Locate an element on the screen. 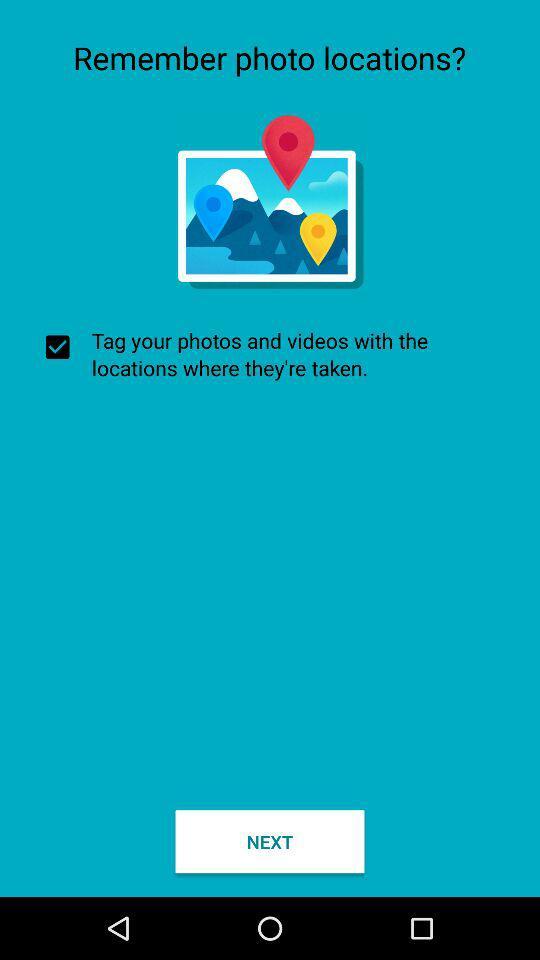 Image resolution: width=540 pixels, height=960 pixels. the checkbox at the center is located at coordinates (270, 354).